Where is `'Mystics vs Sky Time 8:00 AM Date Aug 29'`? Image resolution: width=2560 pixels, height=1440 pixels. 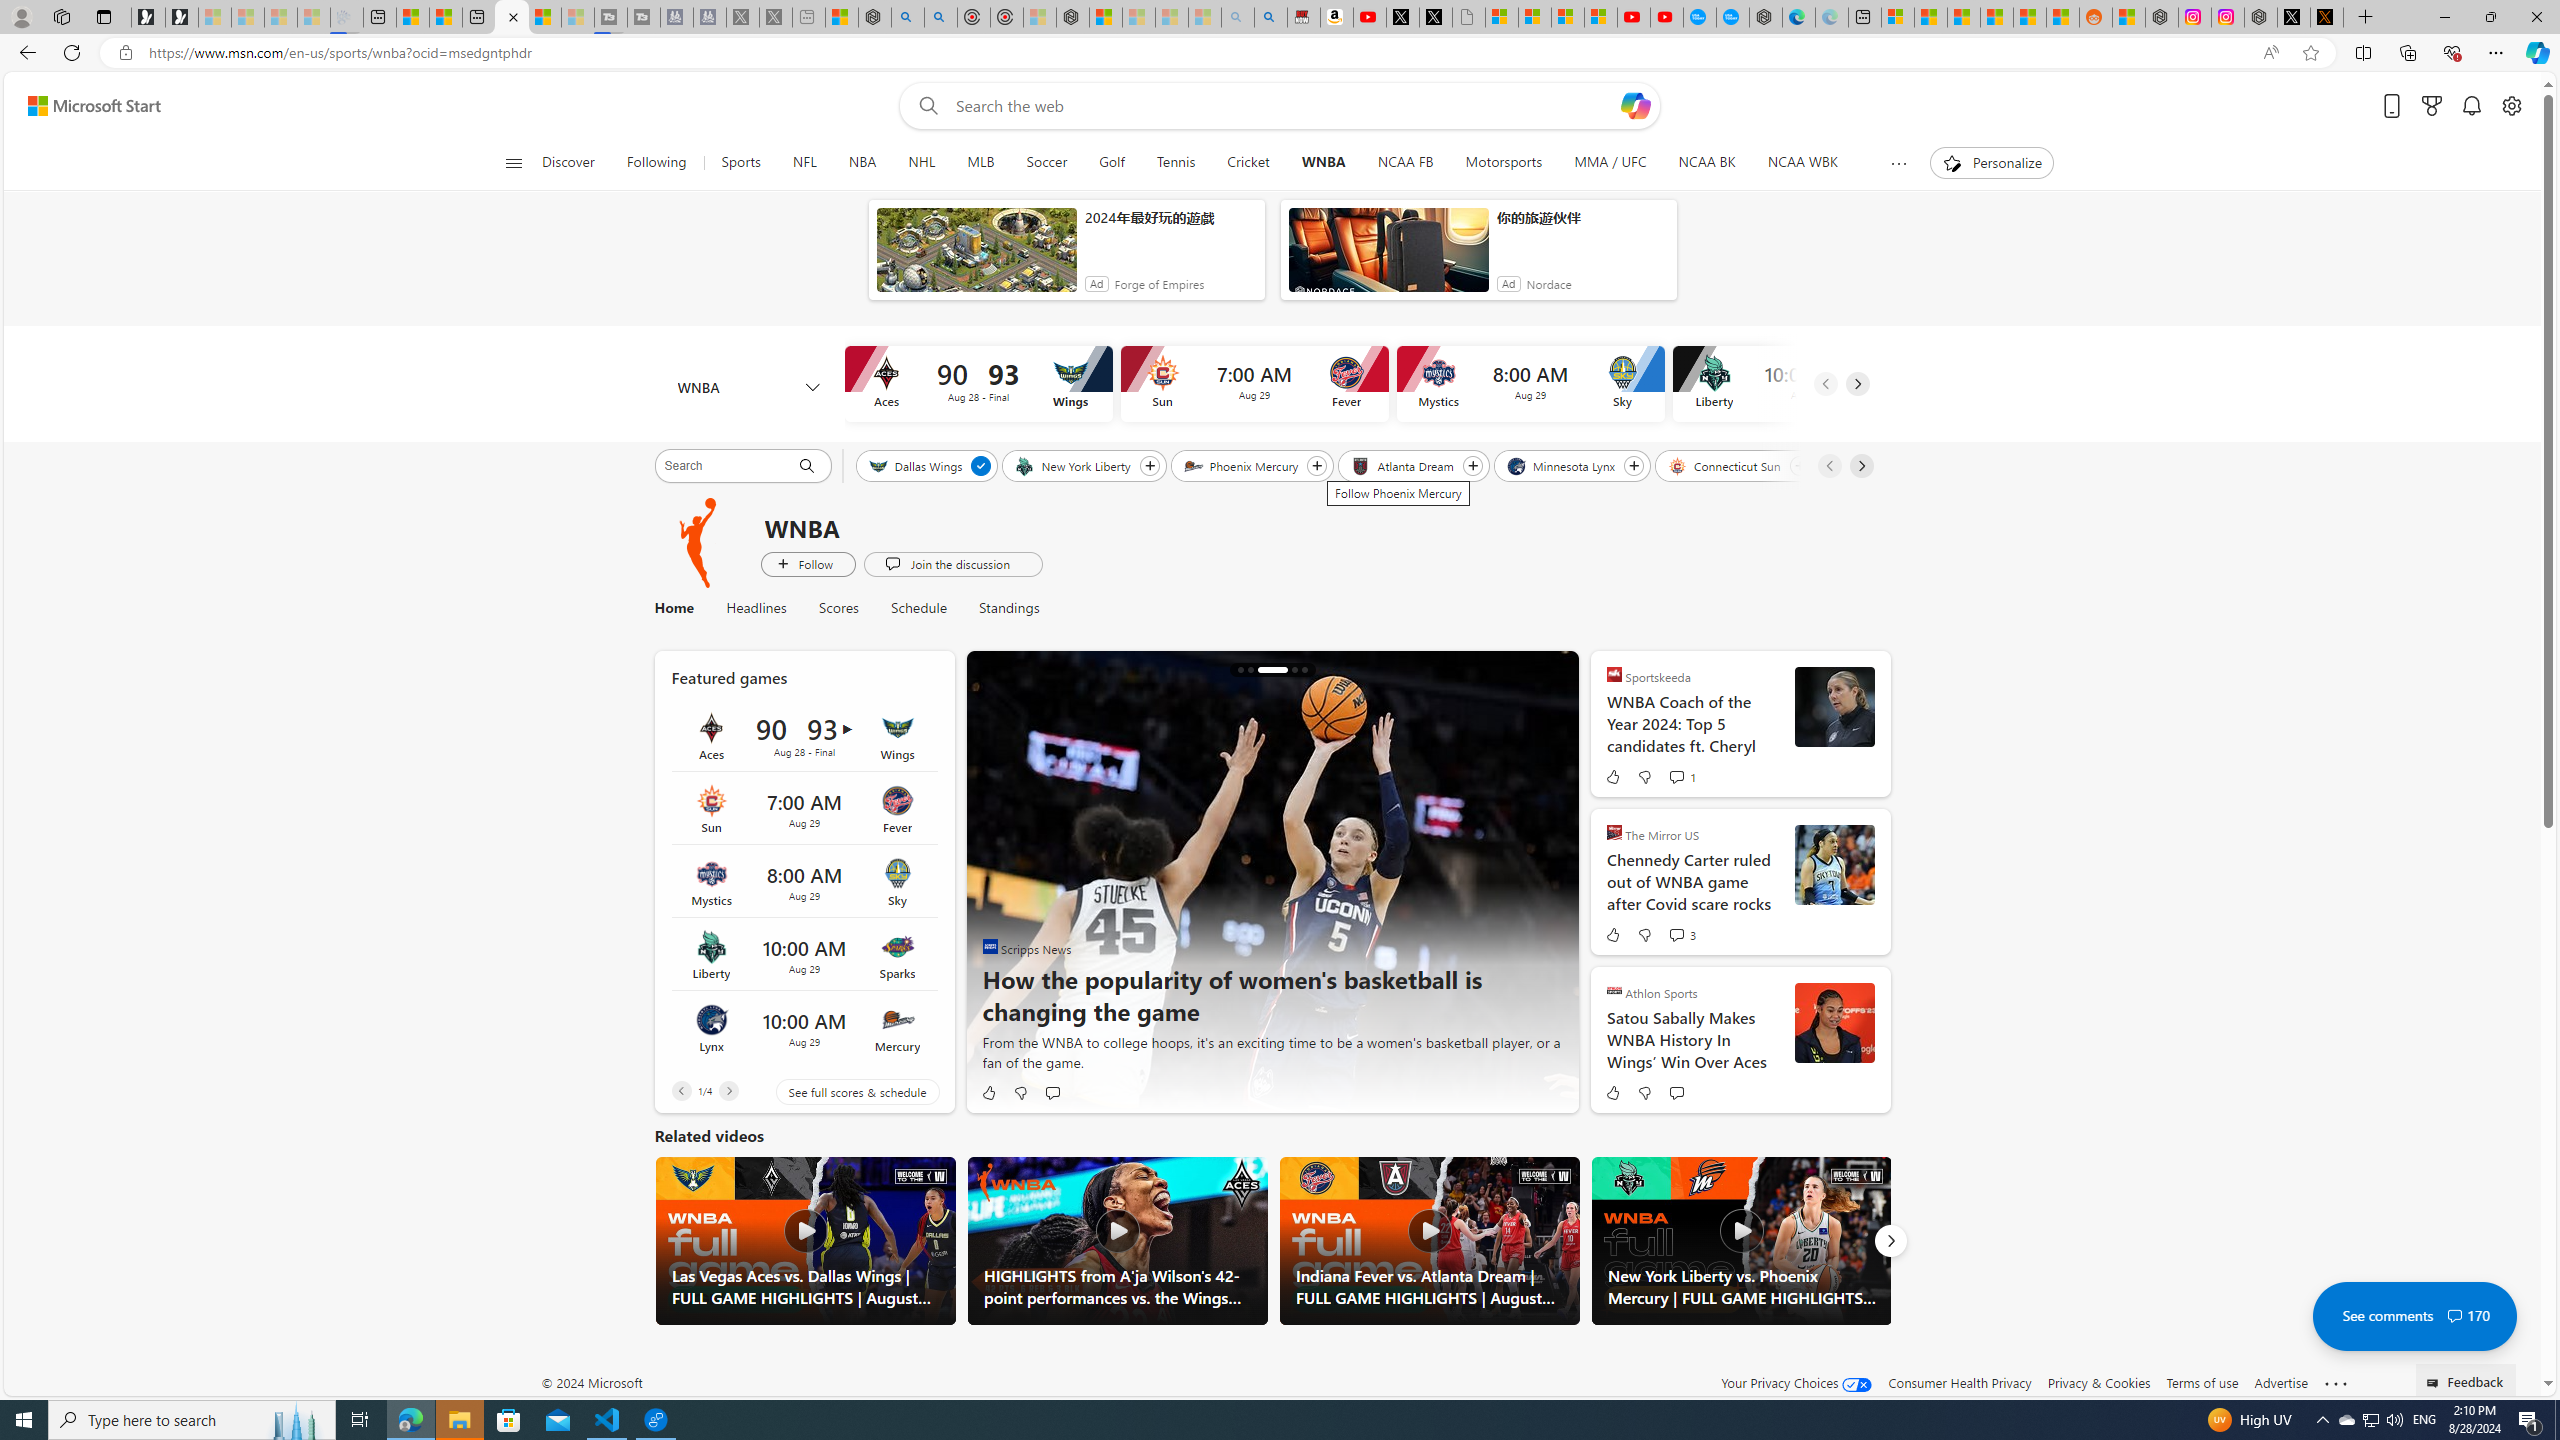
'Mystics vs Sky Time 8:00 AM Date Aug 29' is located at coordinates (803, 881).